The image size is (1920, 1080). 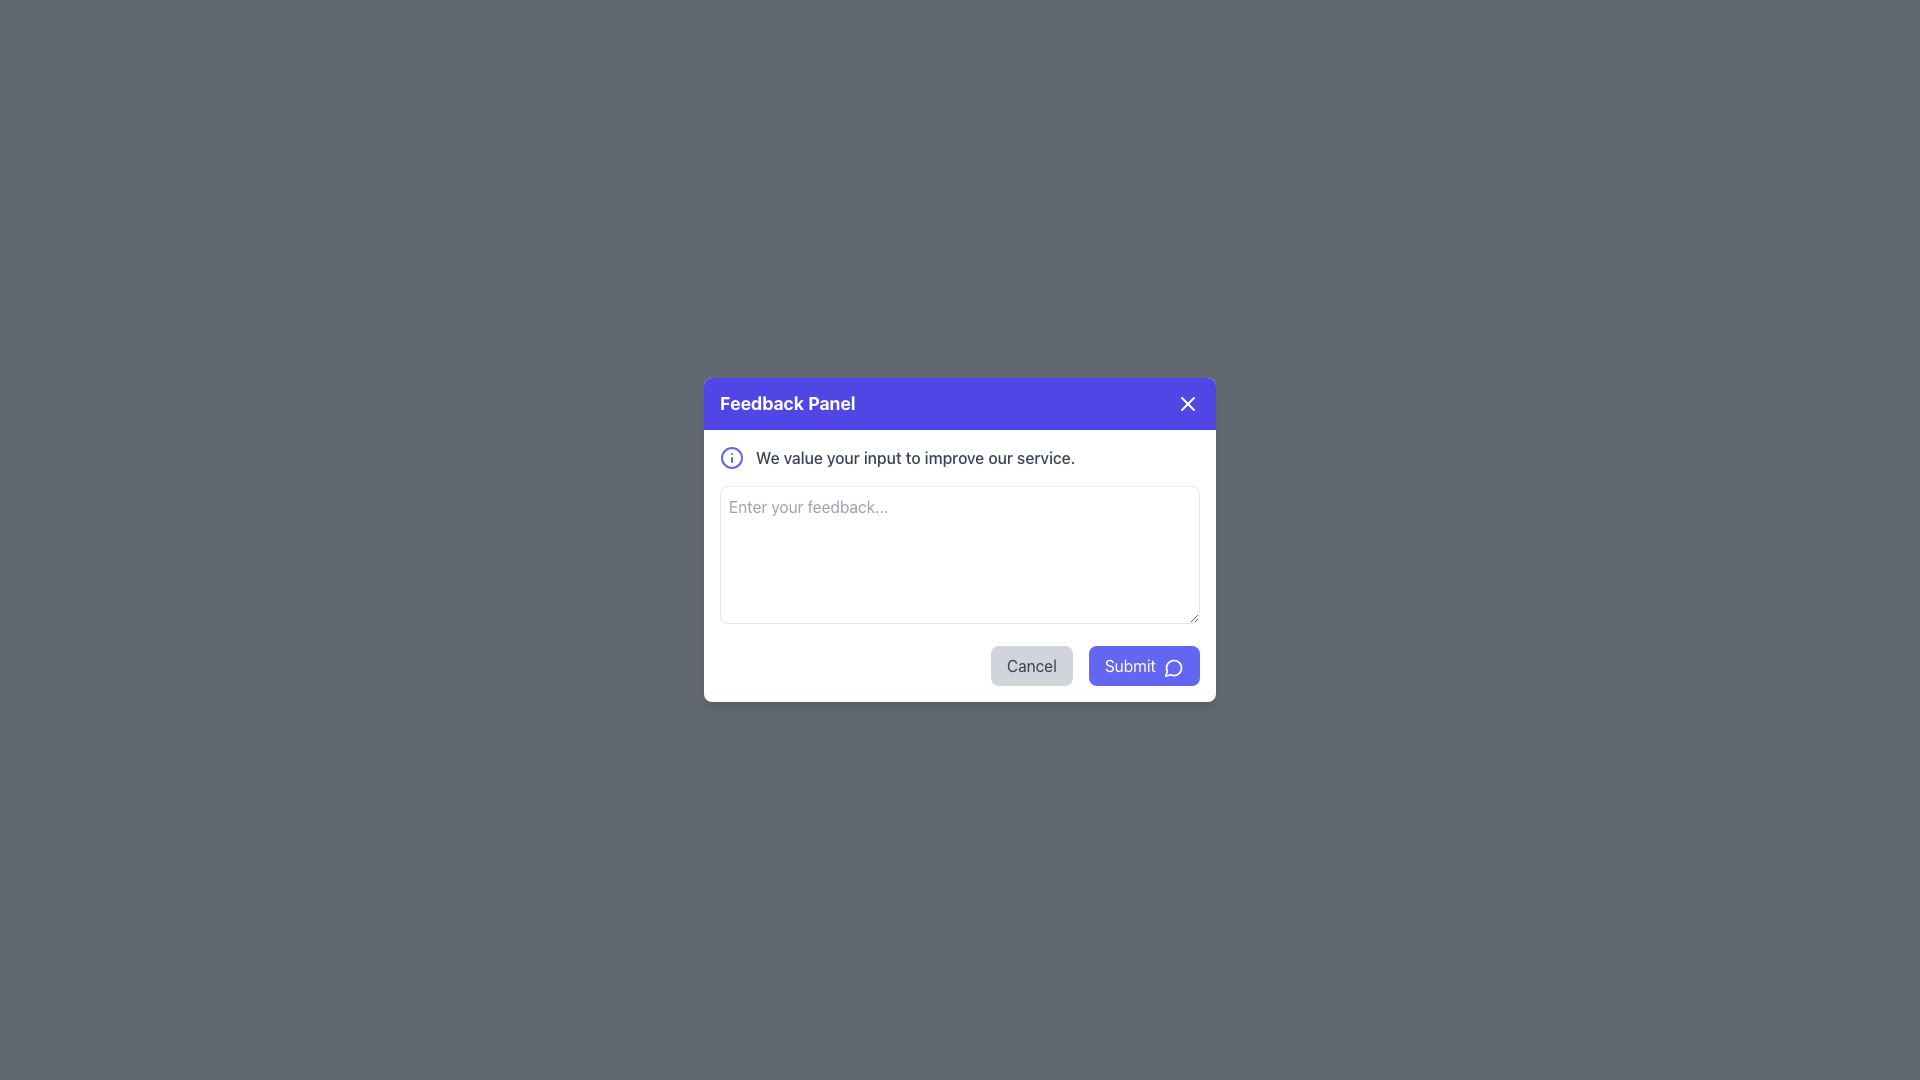 What do you see at coordinates (786, 404) in the screenshot?
I see `the 'Feedback Panel' text label, which is located at the top center of the feedback panel header, featuring bold white text on a purple background` at bounding box center [786, 404].